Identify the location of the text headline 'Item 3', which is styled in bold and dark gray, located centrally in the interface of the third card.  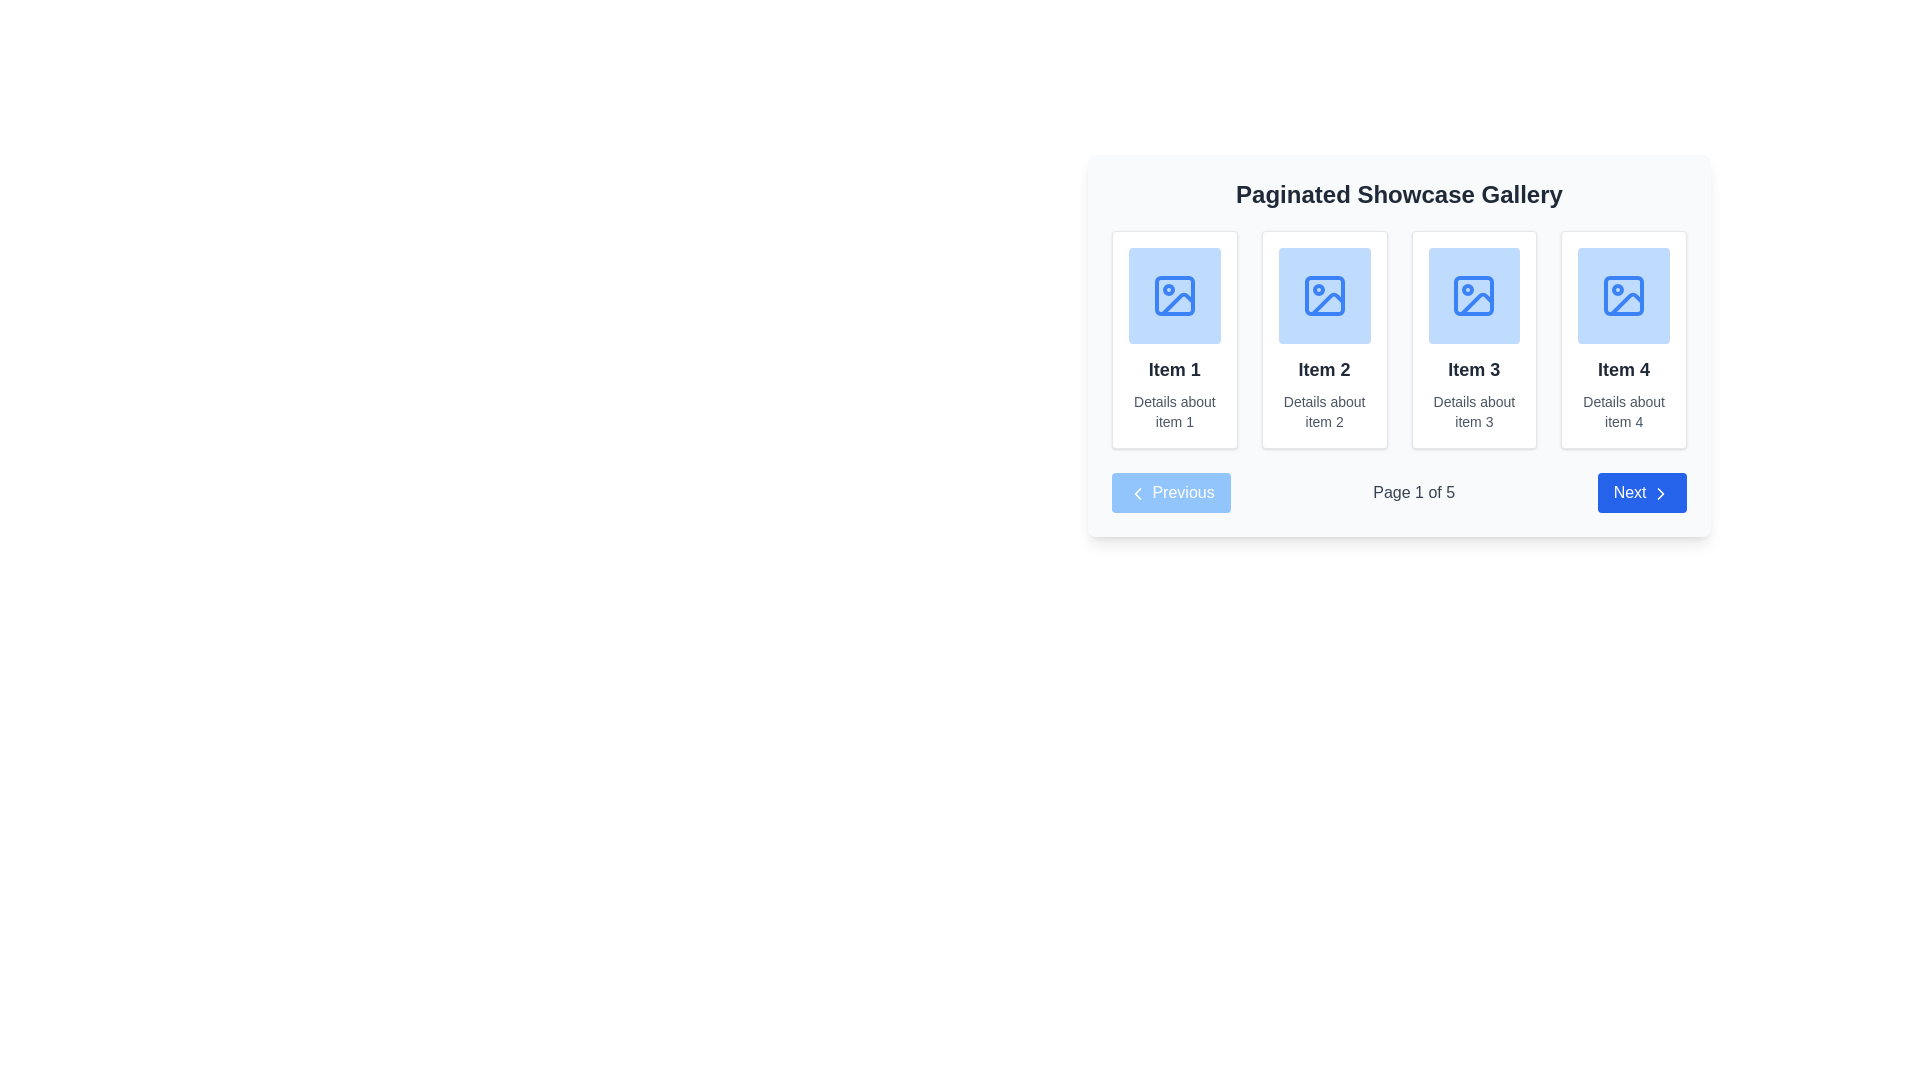
(1474, 370).